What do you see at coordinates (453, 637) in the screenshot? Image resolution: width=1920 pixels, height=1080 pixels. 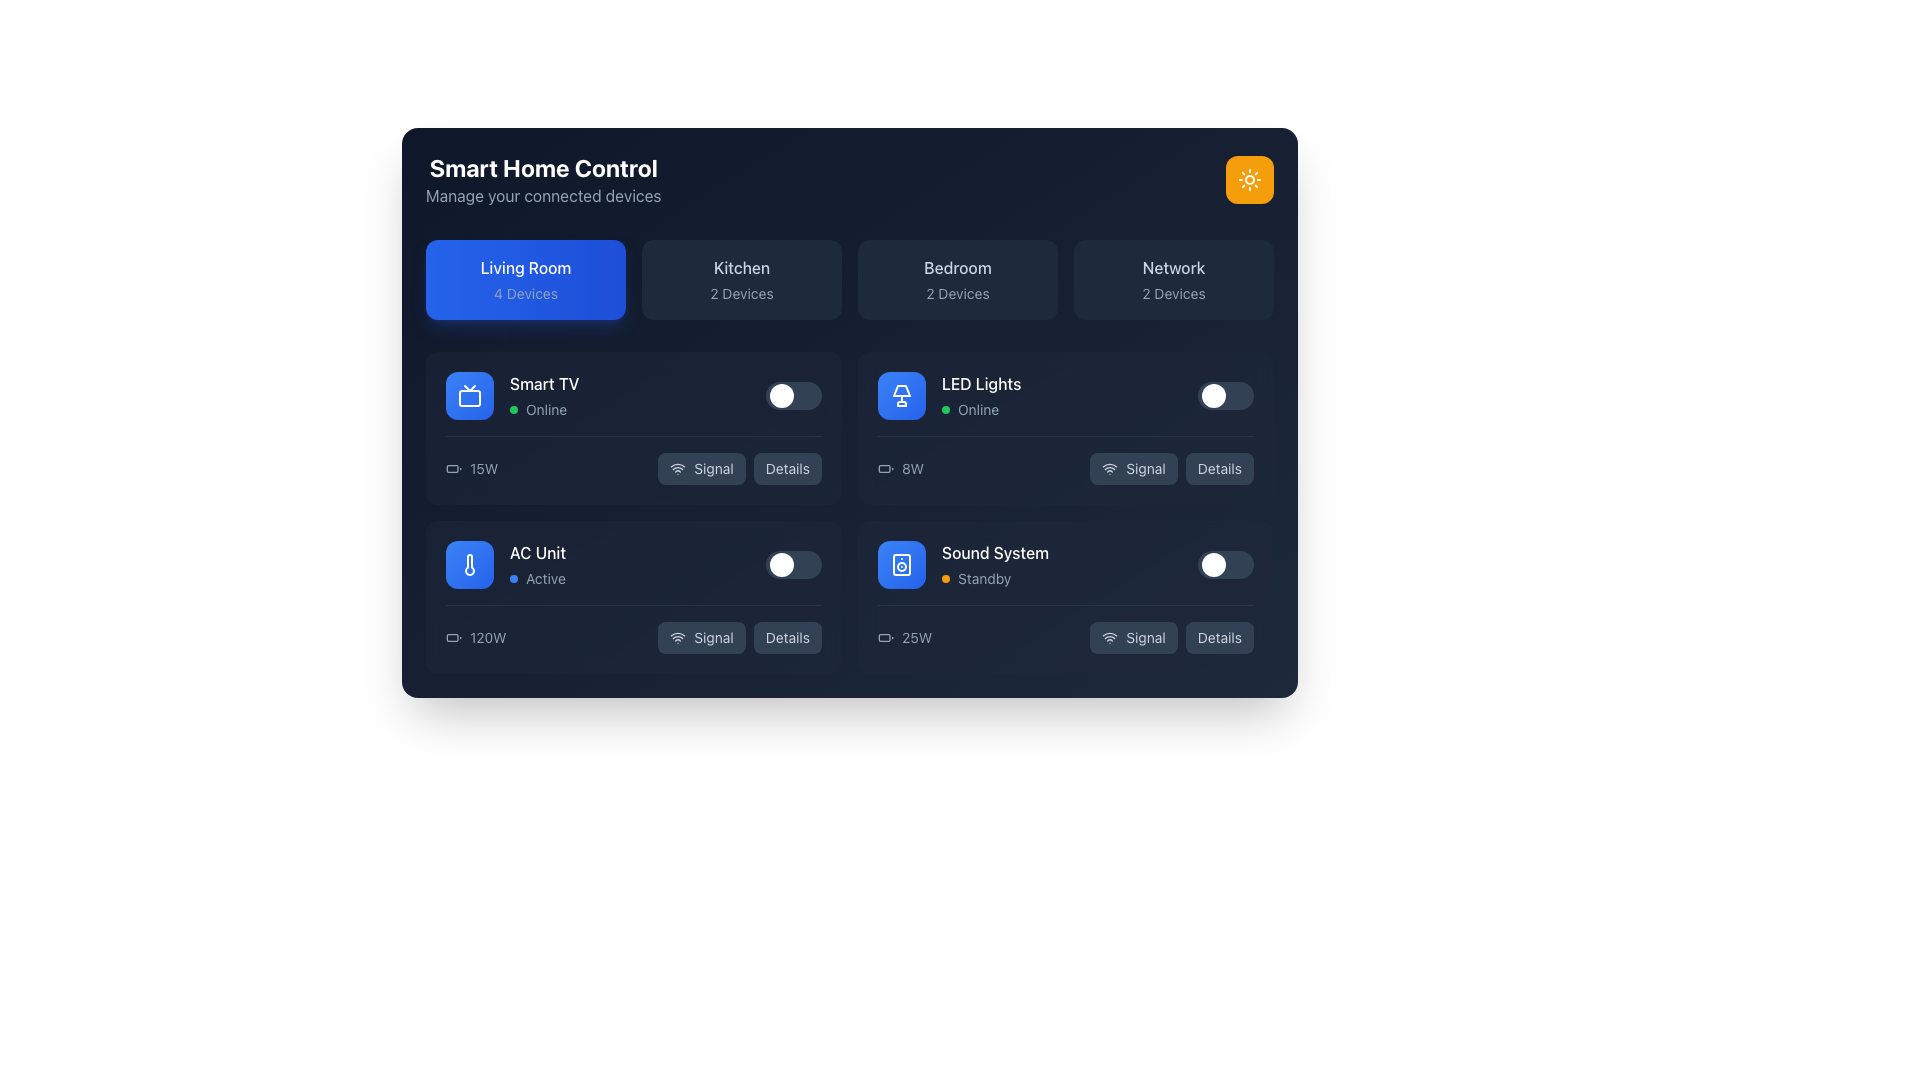 I see `the power icon located to the left of the '120W' text, which represents the device's power consumption` at bounding box center [453, 637].